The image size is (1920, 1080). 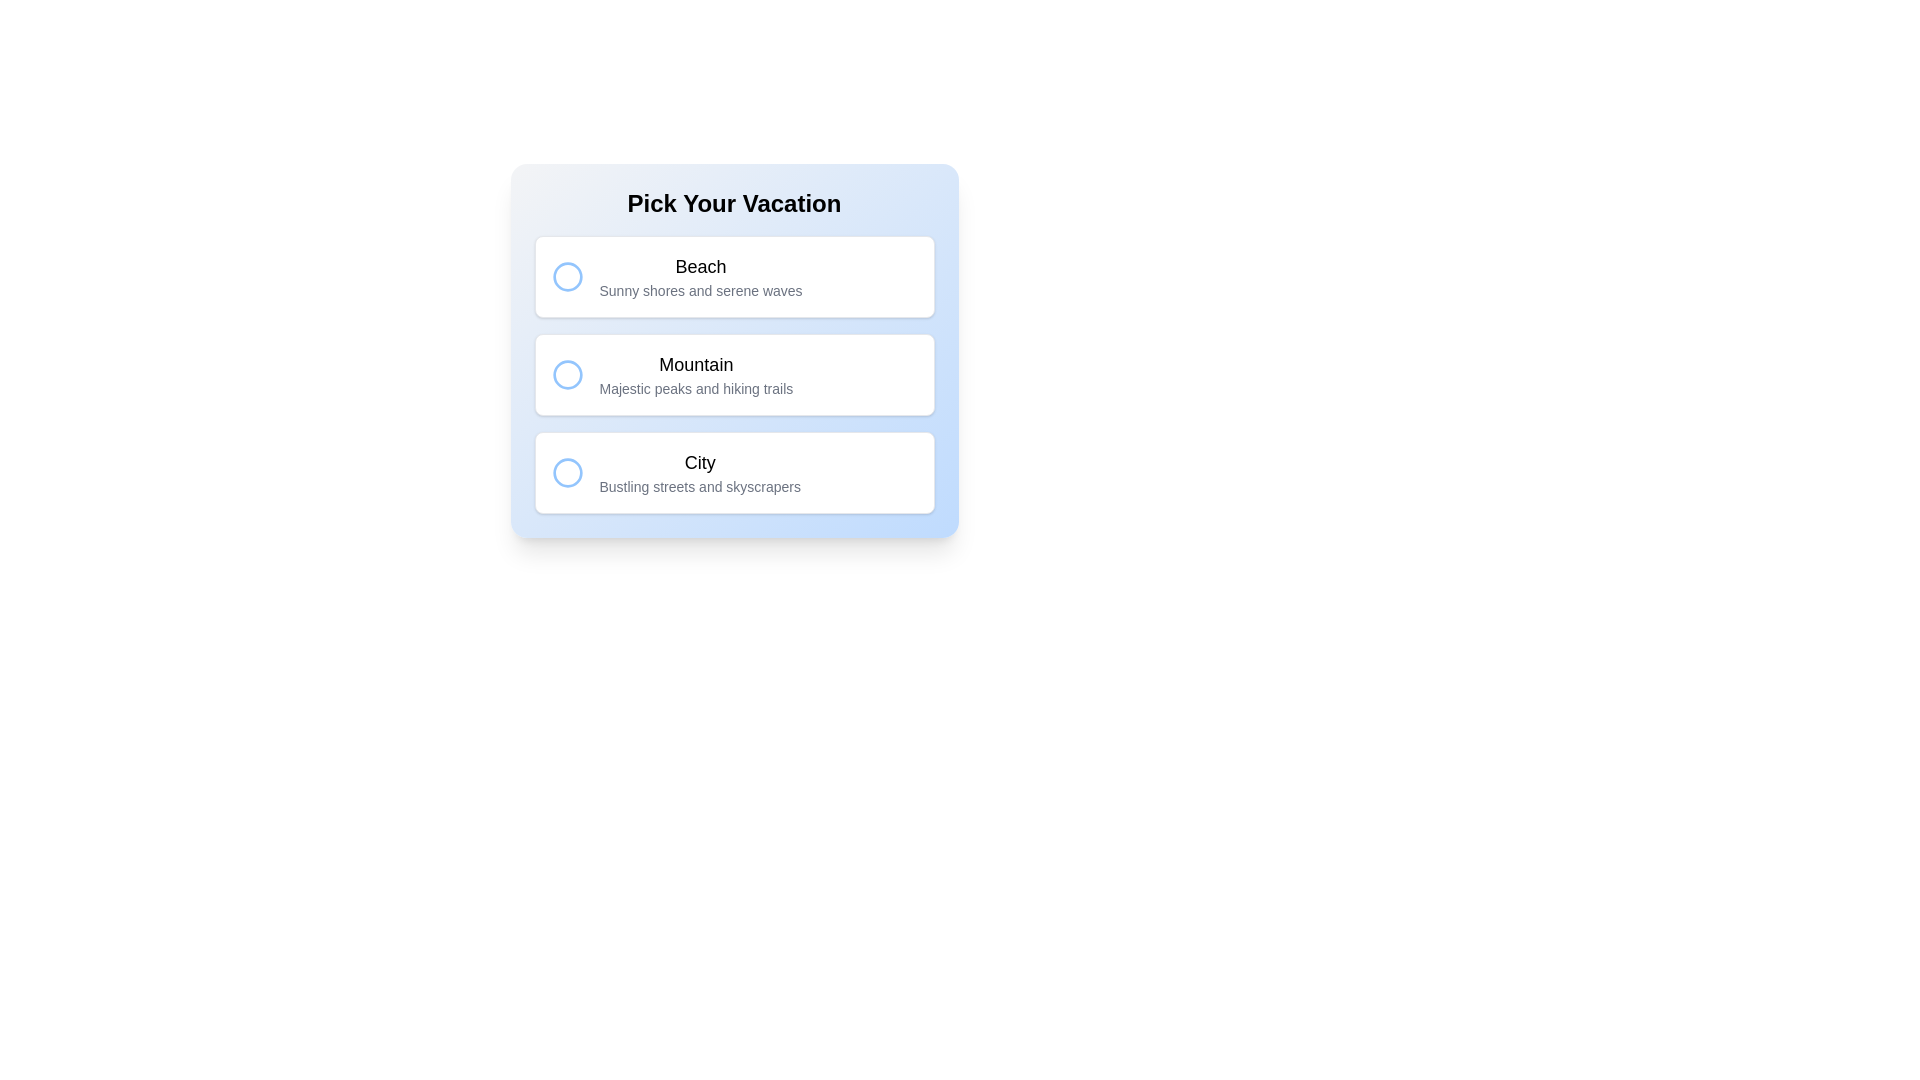 What do you see at coordinates (733, 473) in the screenshot?
I see `the Selectable card labeled 'City'` at bounding box center [733, 473].